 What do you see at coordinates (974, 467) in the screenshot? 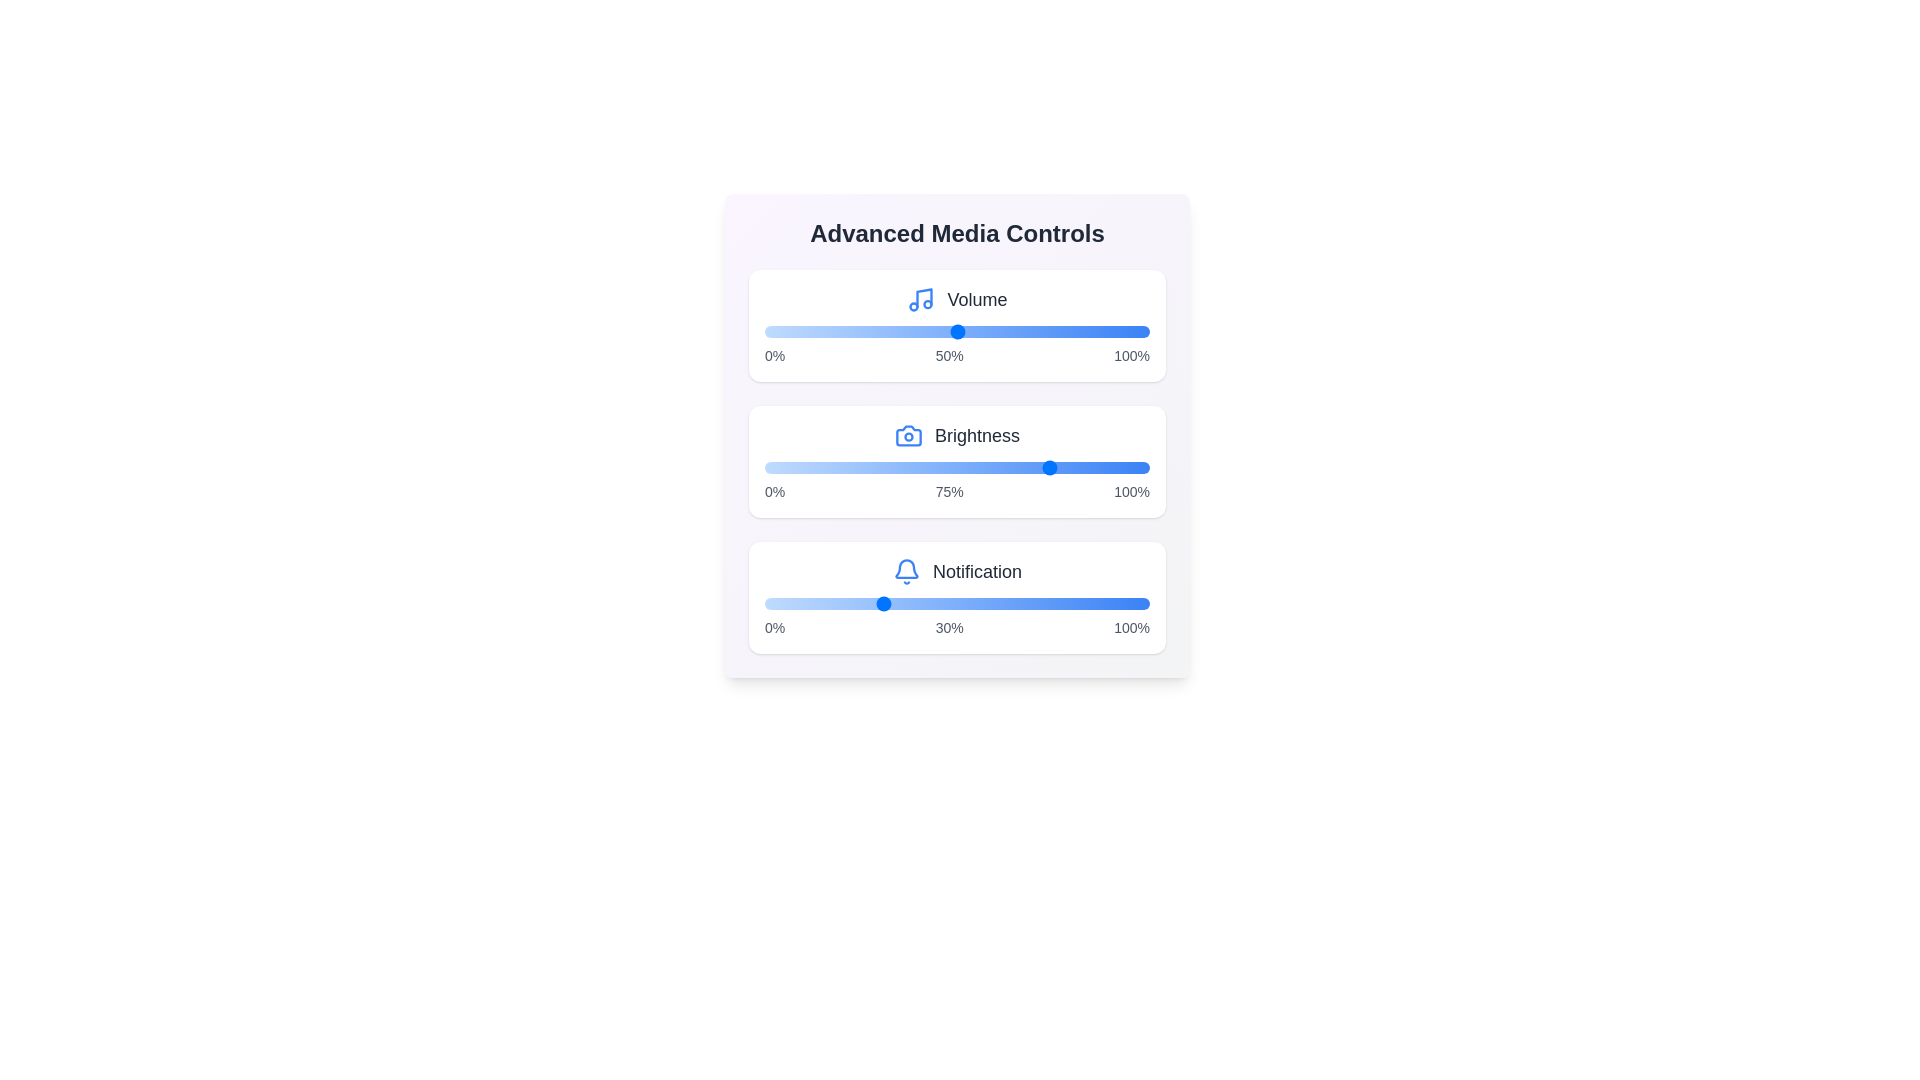
I see `the 1 slider to 9%` at bounding box center [974, 467].